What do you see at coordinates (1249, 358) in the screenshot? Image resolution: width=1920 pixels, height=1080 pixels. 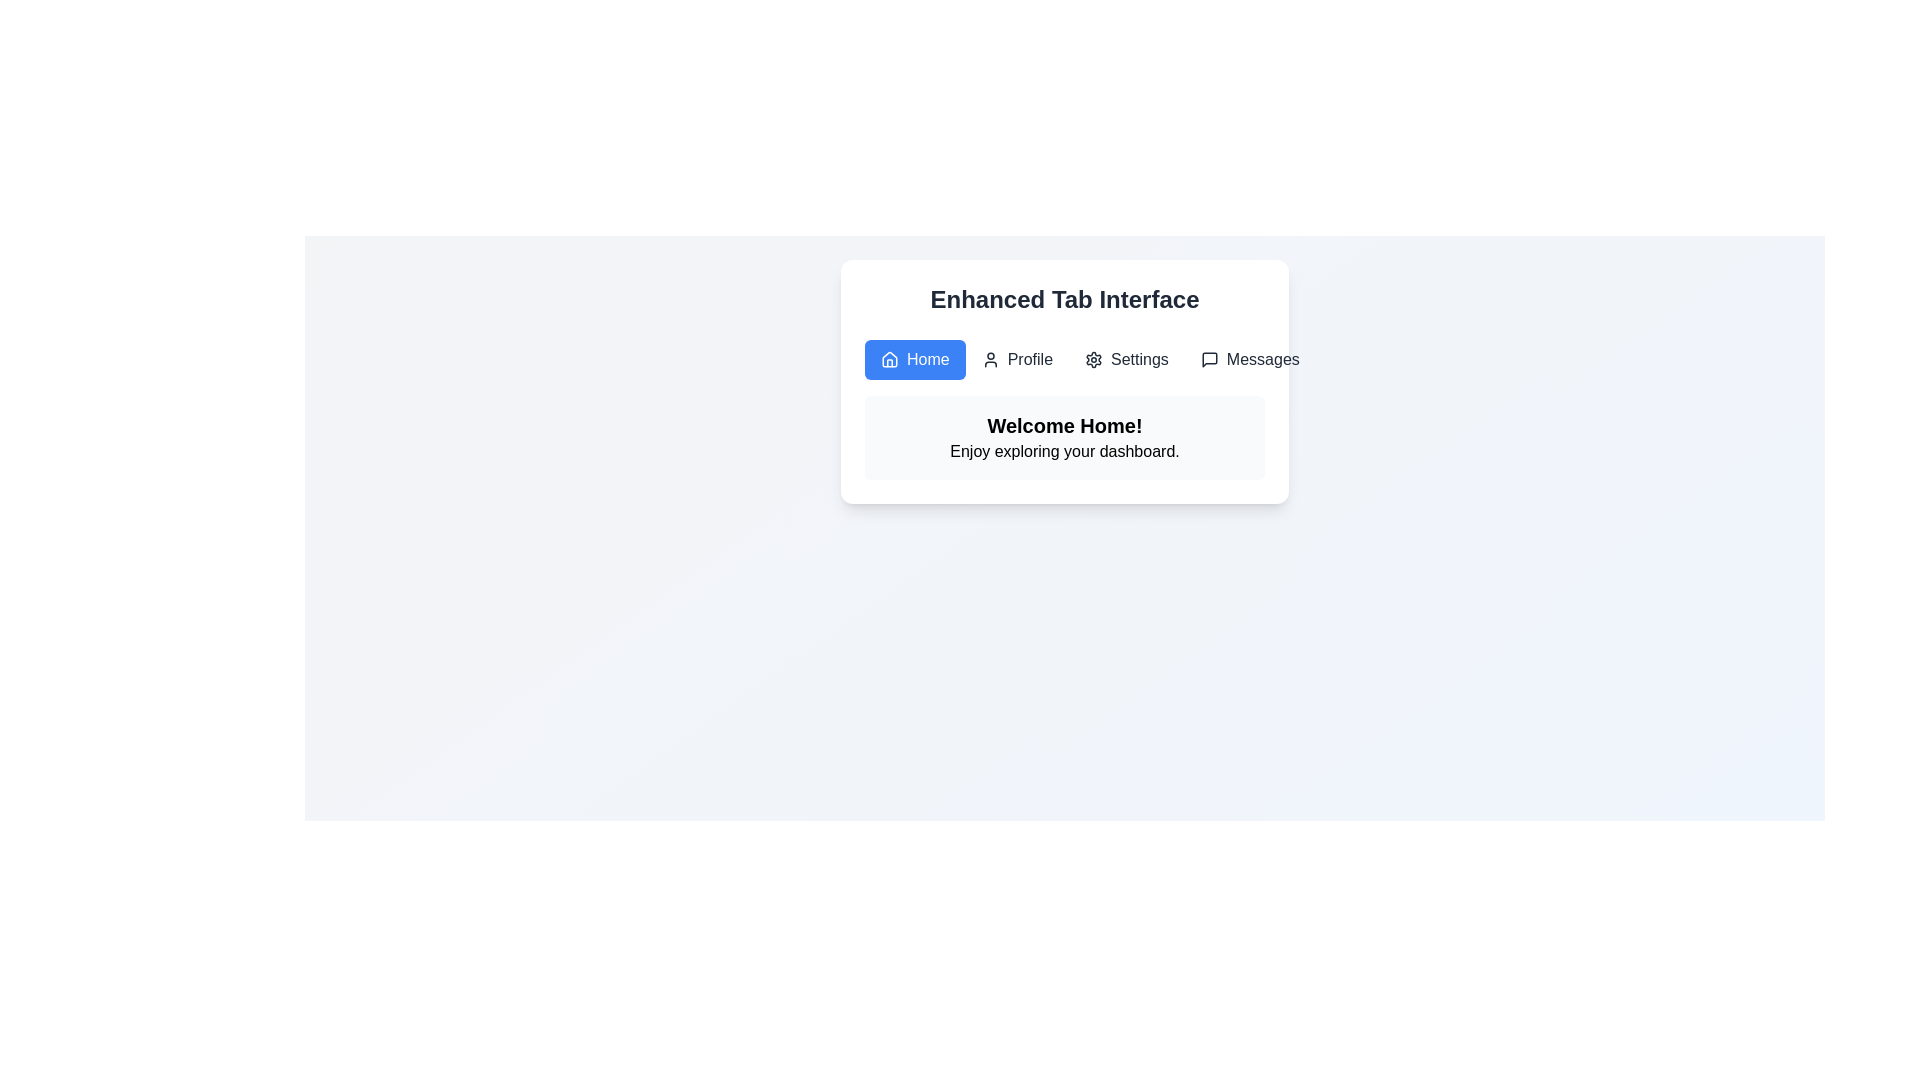 I see `the 'Messages' button located in the top center navigation bar, which is the fourth item from the left` at bounding box center [1249, 358].